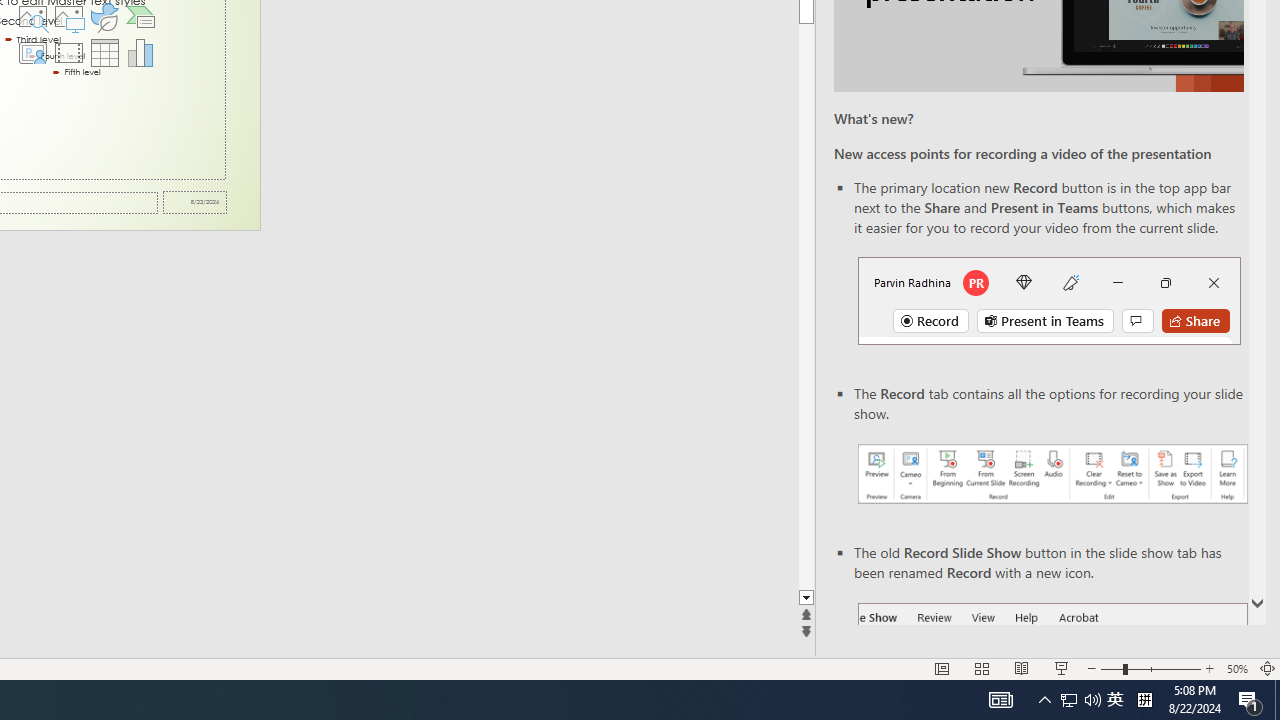  What do you see at coordinates (140, 51) in the screenshot?
I see `'Insert Chart'` at bounding box center [140, 51].